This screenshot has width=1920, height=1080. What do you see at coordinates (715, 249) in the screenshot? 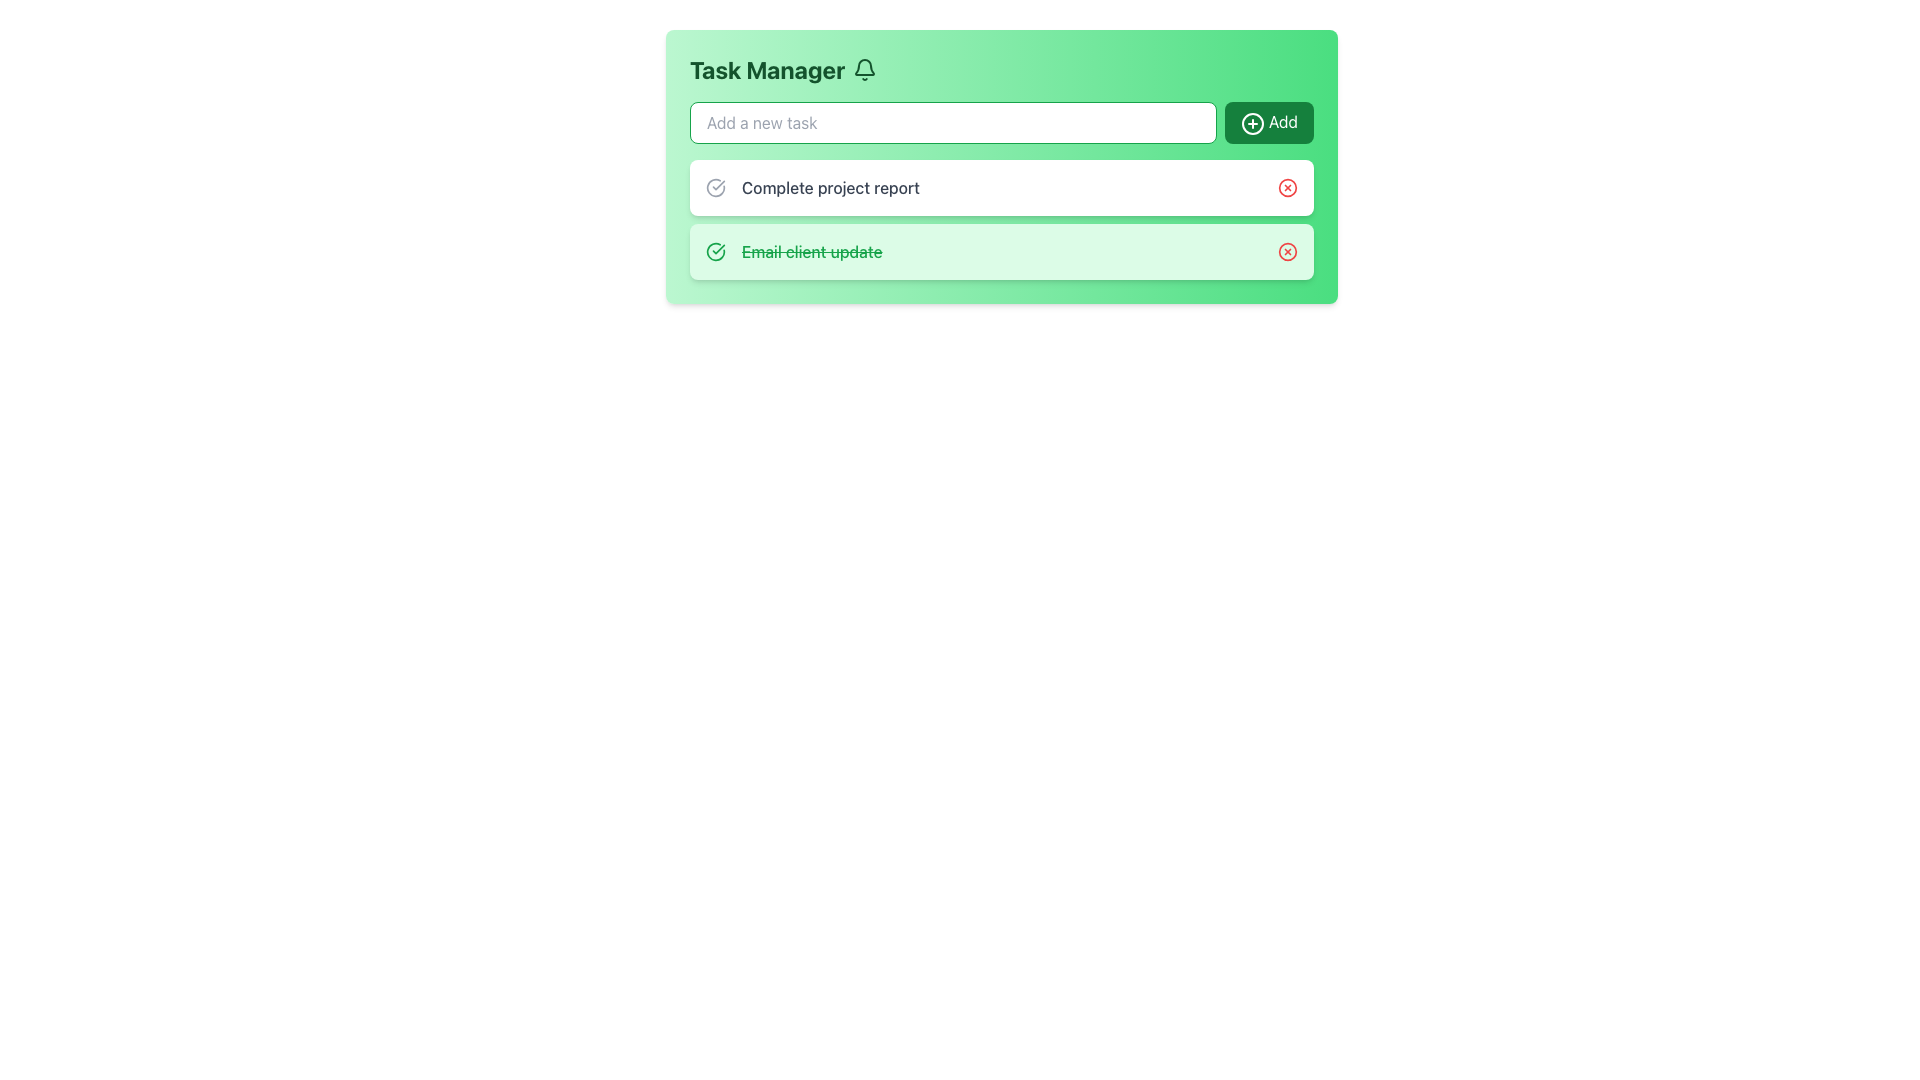
I see `the Completion indicator icon for the task 'Email client update'` at bounding box center [715, 249].